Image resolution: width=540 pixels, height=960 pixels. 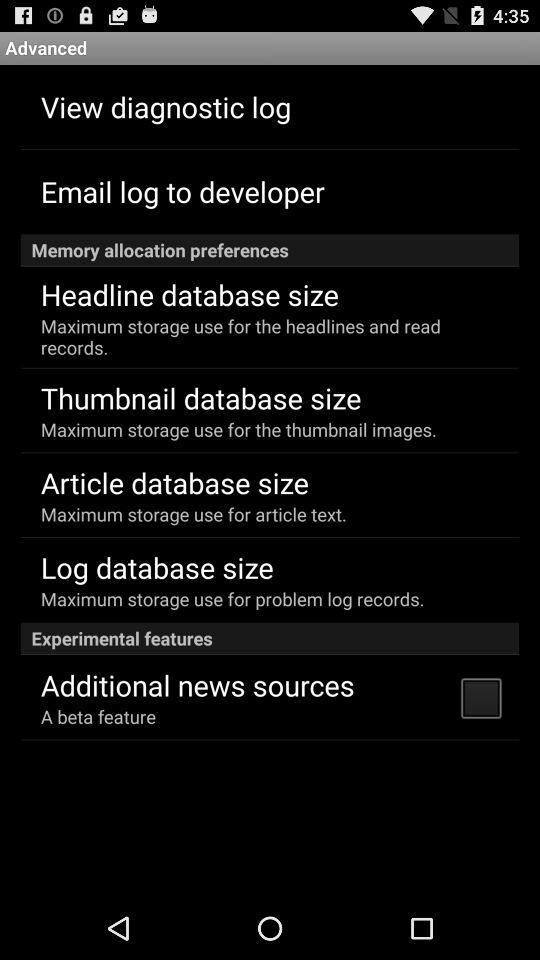 What do you see at coordinates (182, 191) in the screenshot?
I see `item below the view diagnostic log item` at bounding box center [182, 191].